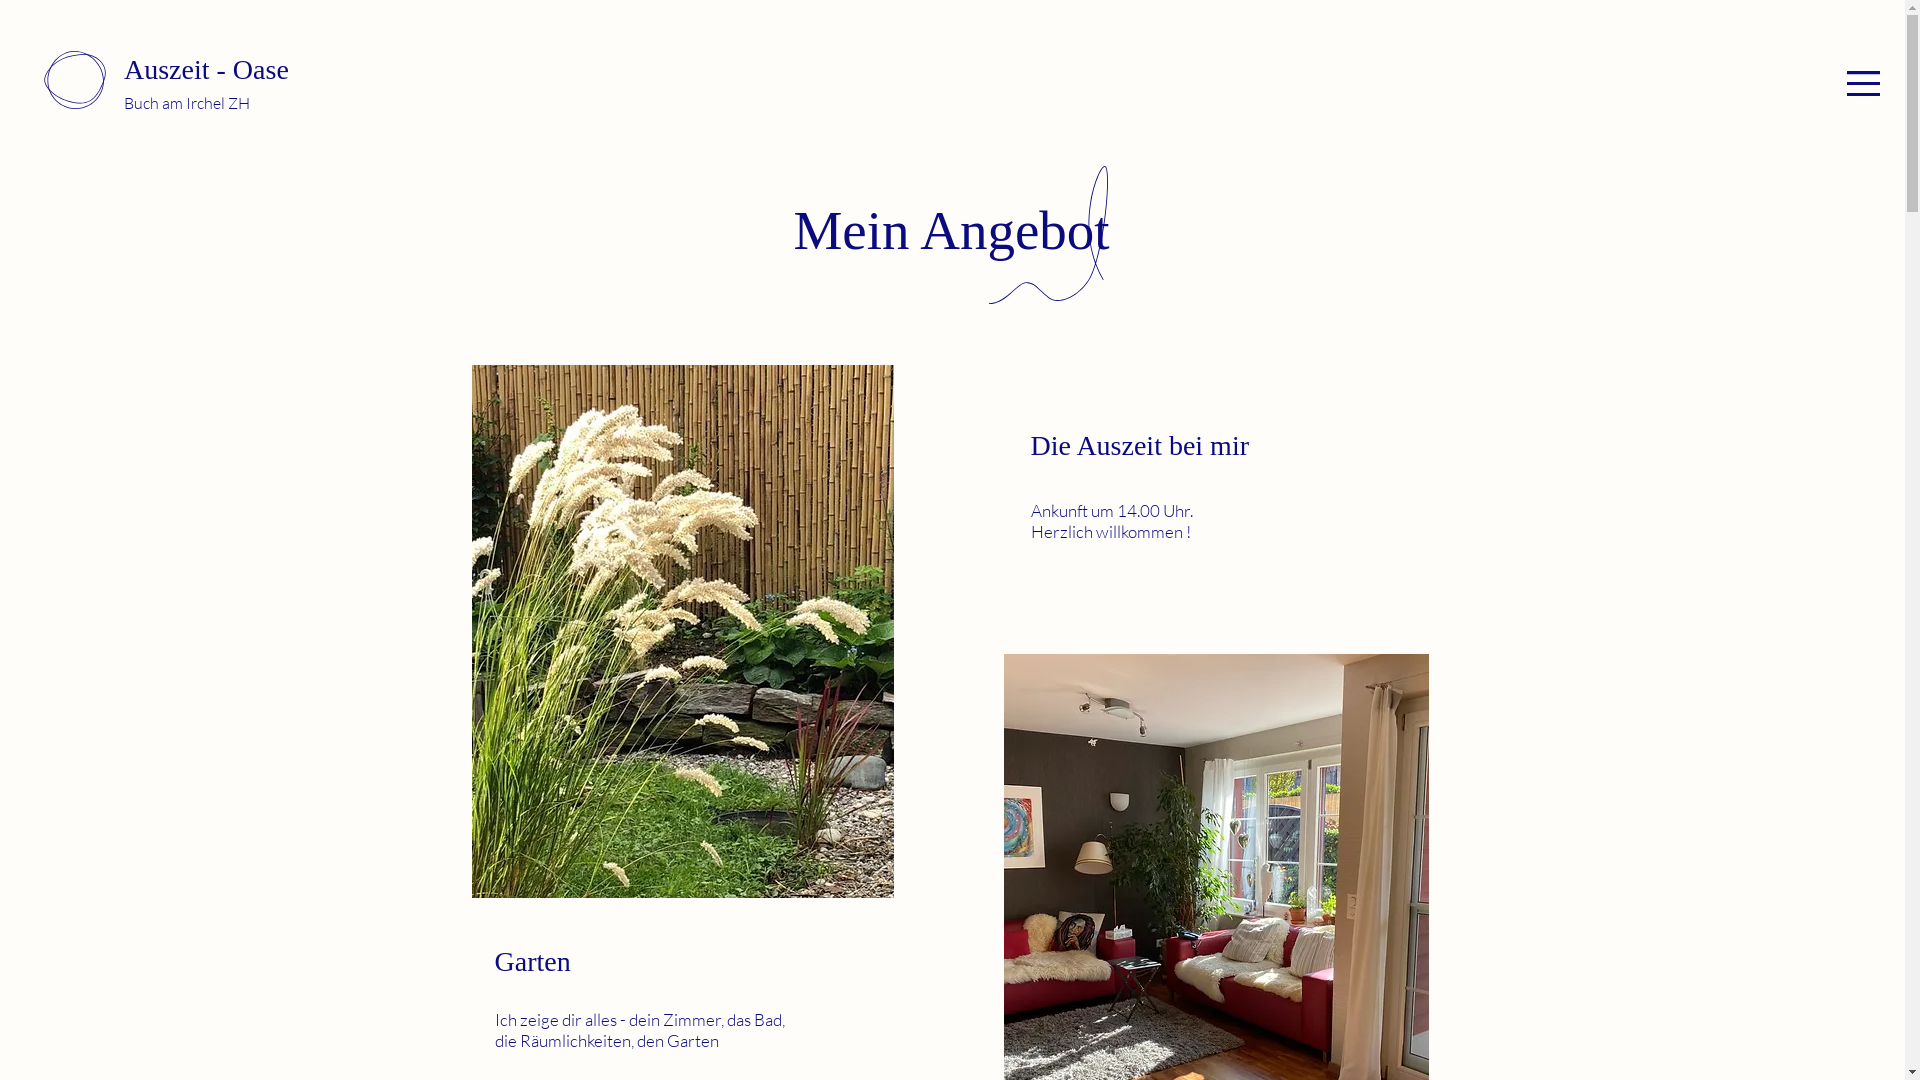  I want to click on 'Auszeit - Oase', so click(206, 68).